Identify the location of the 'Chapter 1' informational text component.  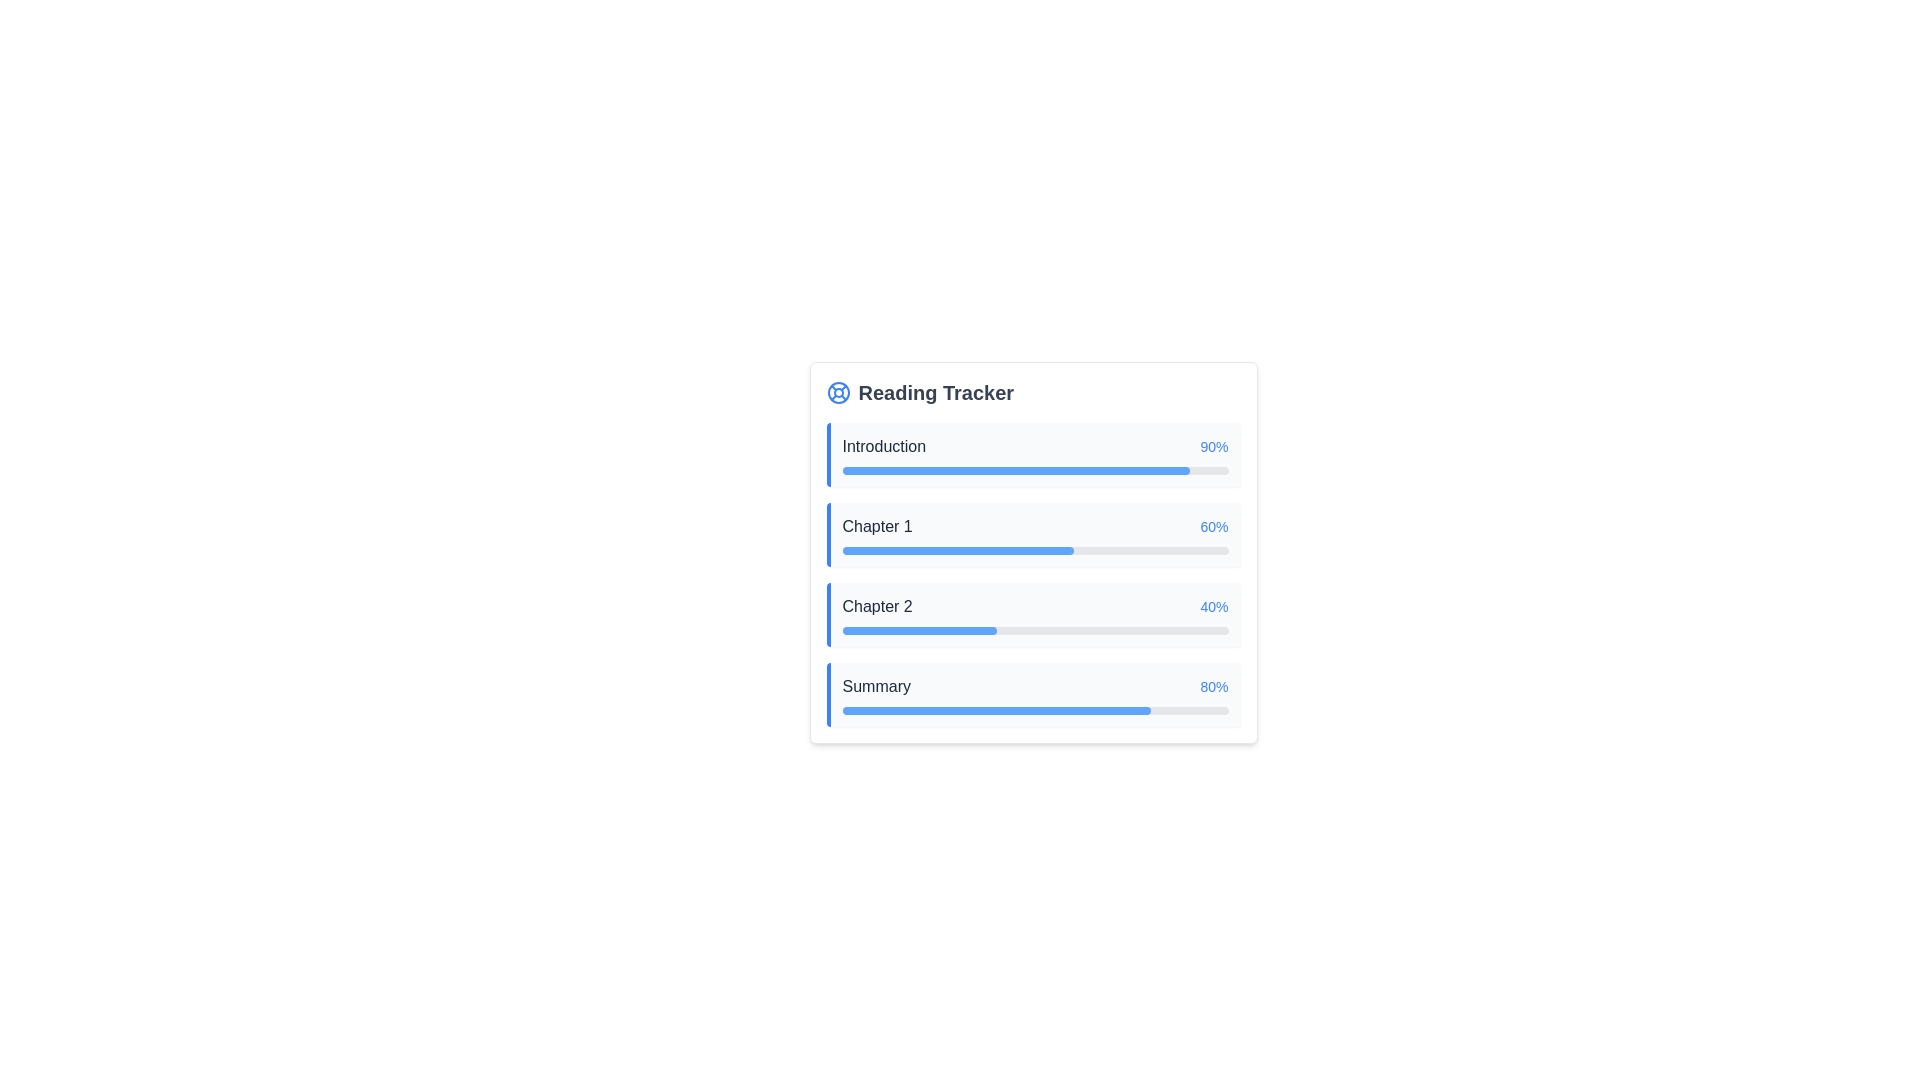
(1035, 526).